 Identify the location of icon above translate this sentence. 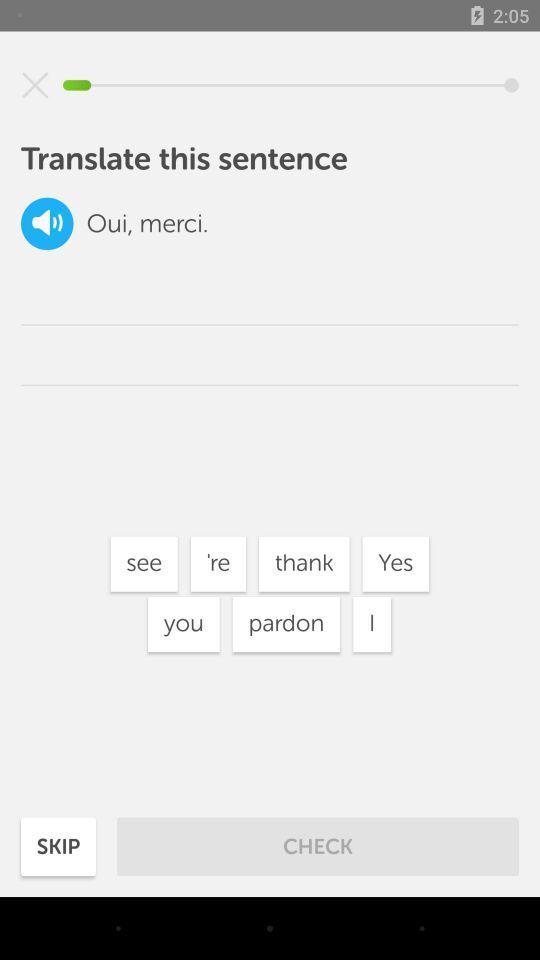
(35, 85).